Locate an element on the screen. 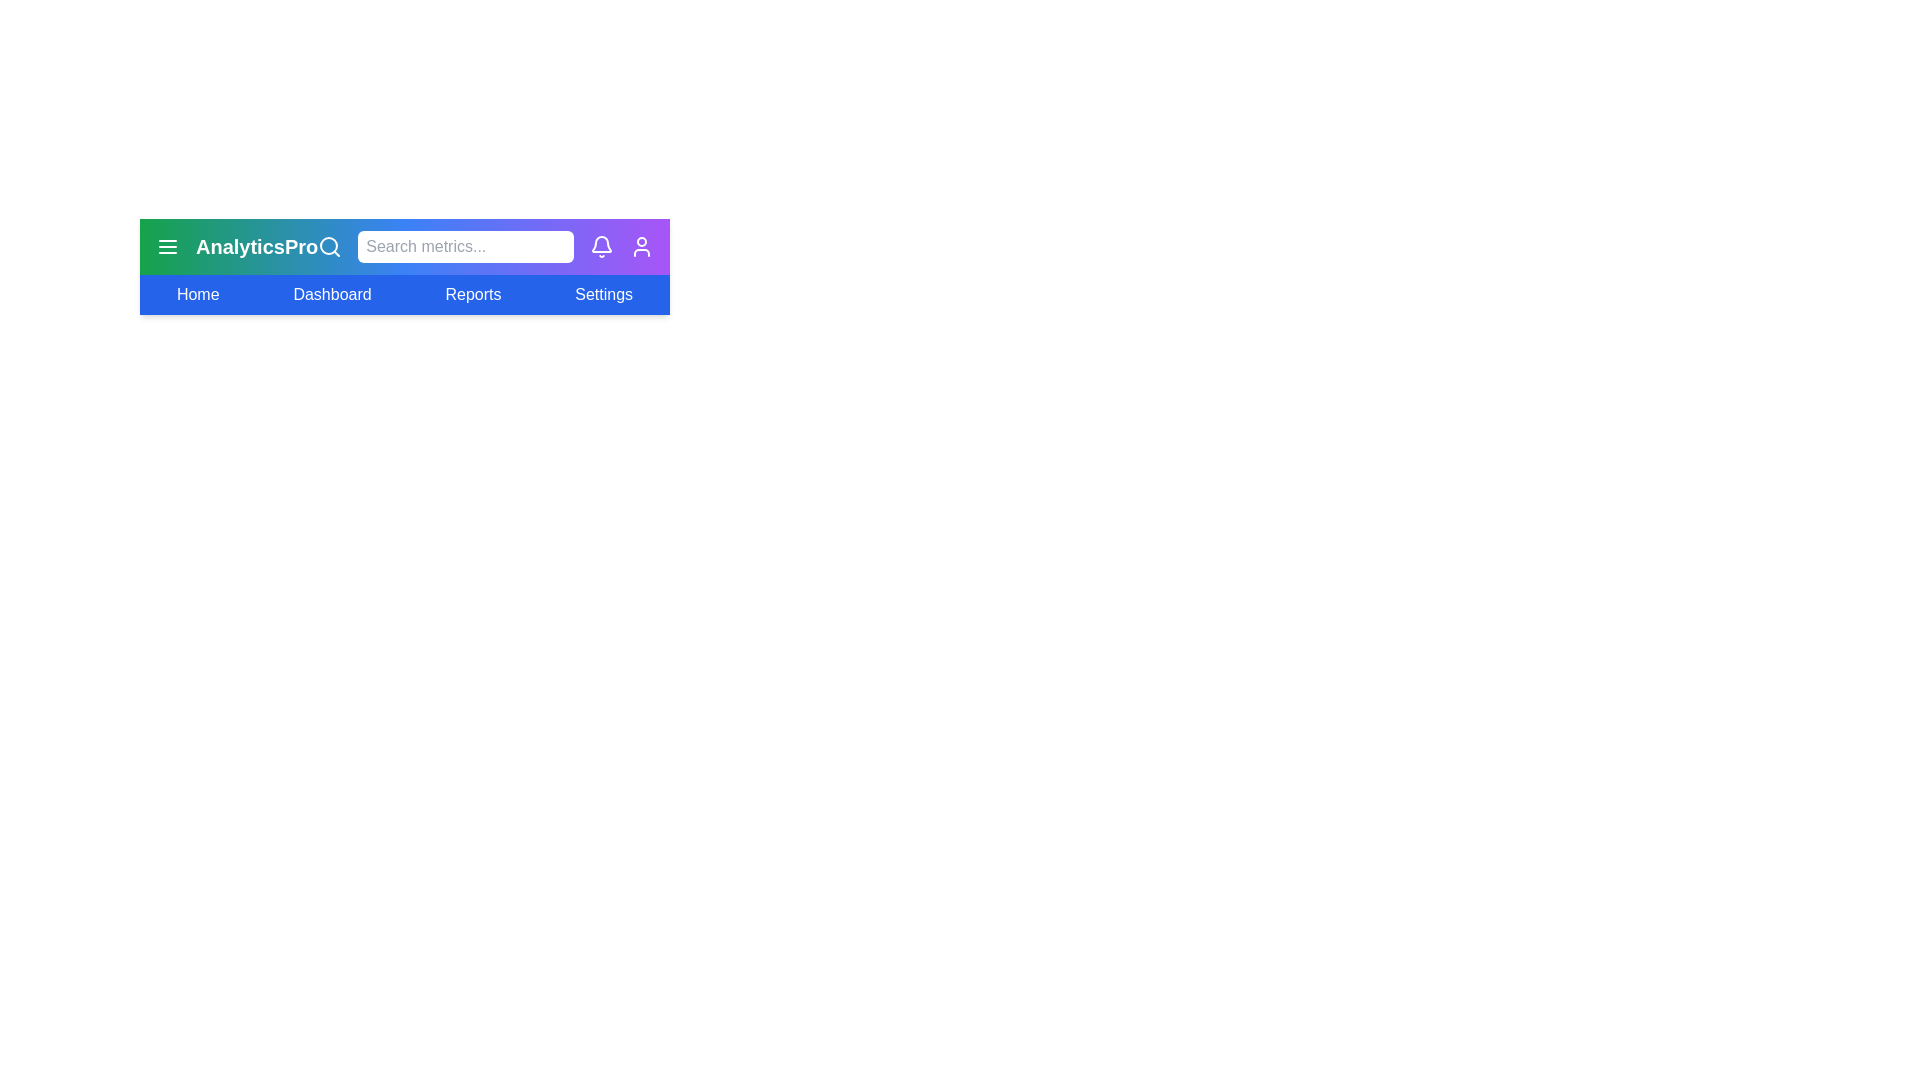 The image size is (1920, 1080). the menu button to toggle the menu open or closed is located at coordinates (168, 245).